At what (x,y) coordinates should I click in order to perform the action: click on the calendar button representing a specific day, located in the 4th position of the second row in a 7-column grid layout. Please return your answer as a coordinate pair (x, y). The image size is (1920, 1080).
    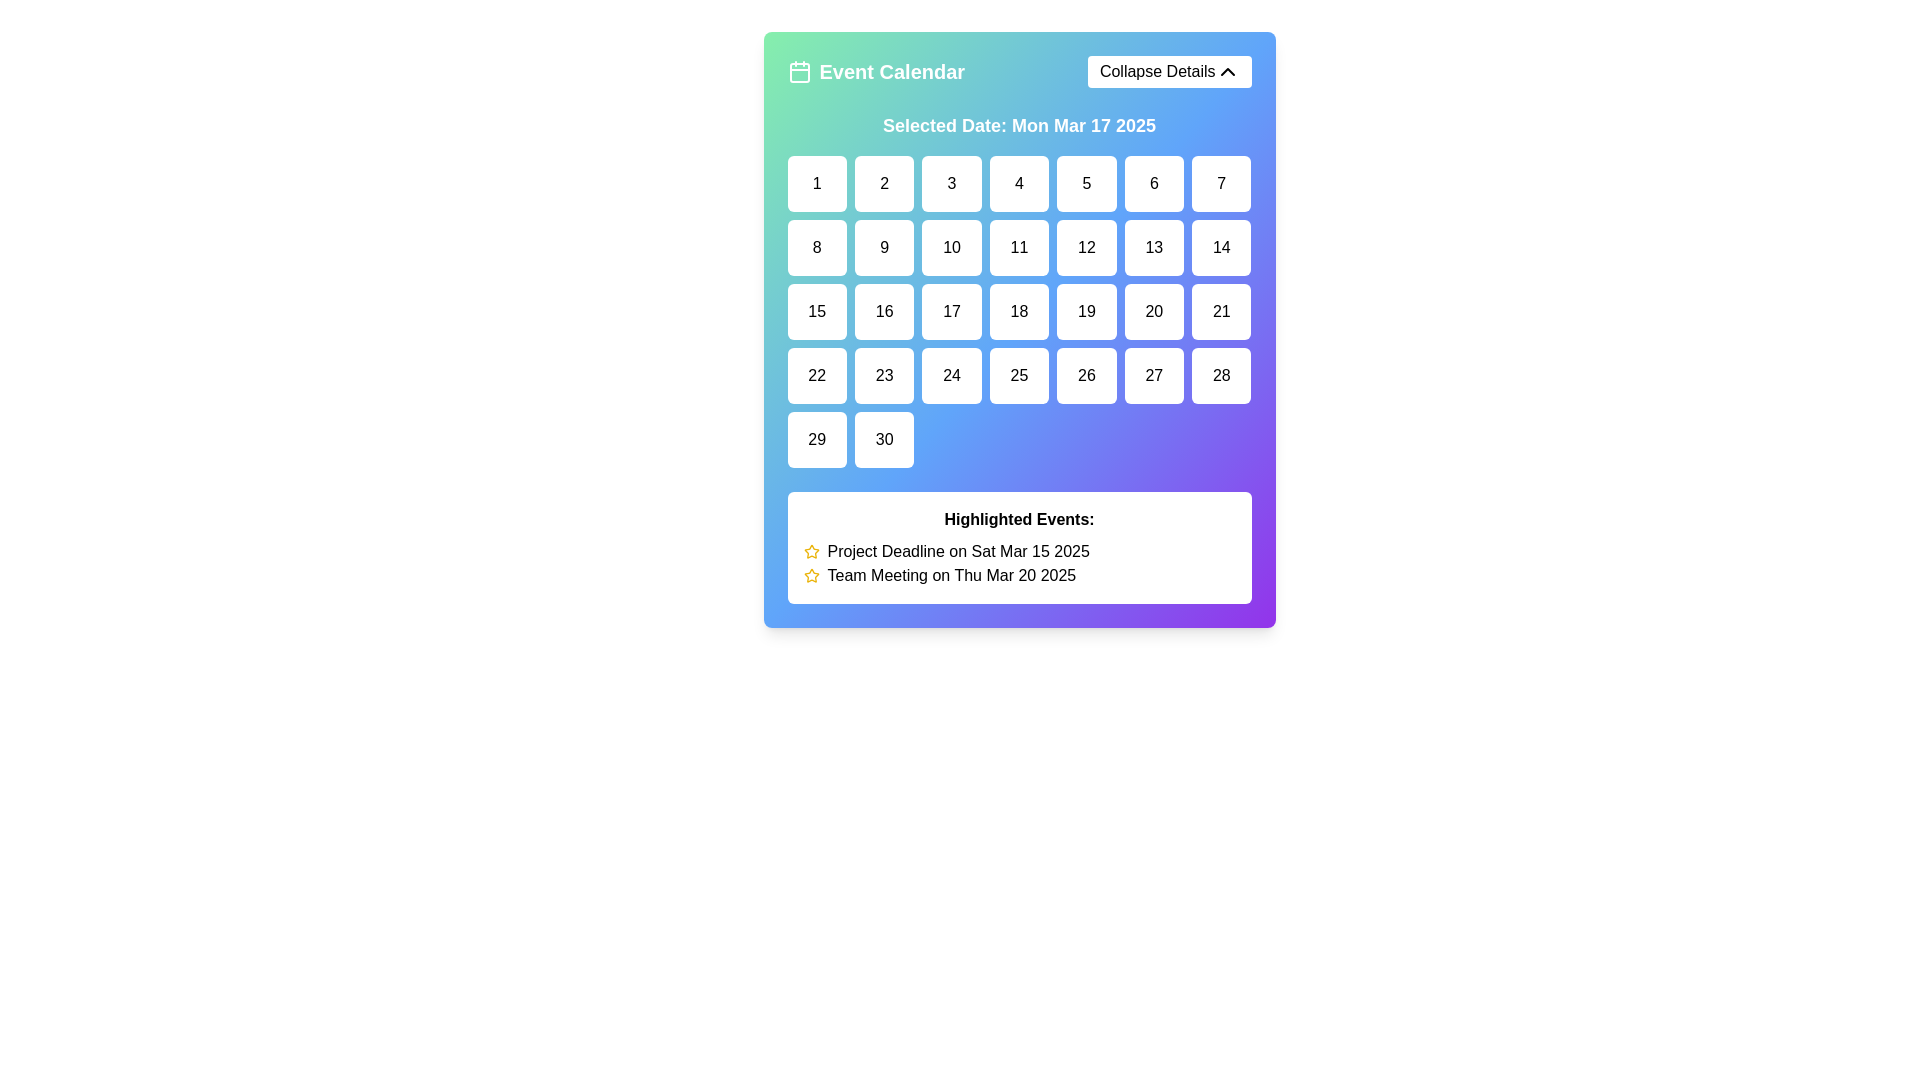
    Looking at the image, I should click on (1019, 246).